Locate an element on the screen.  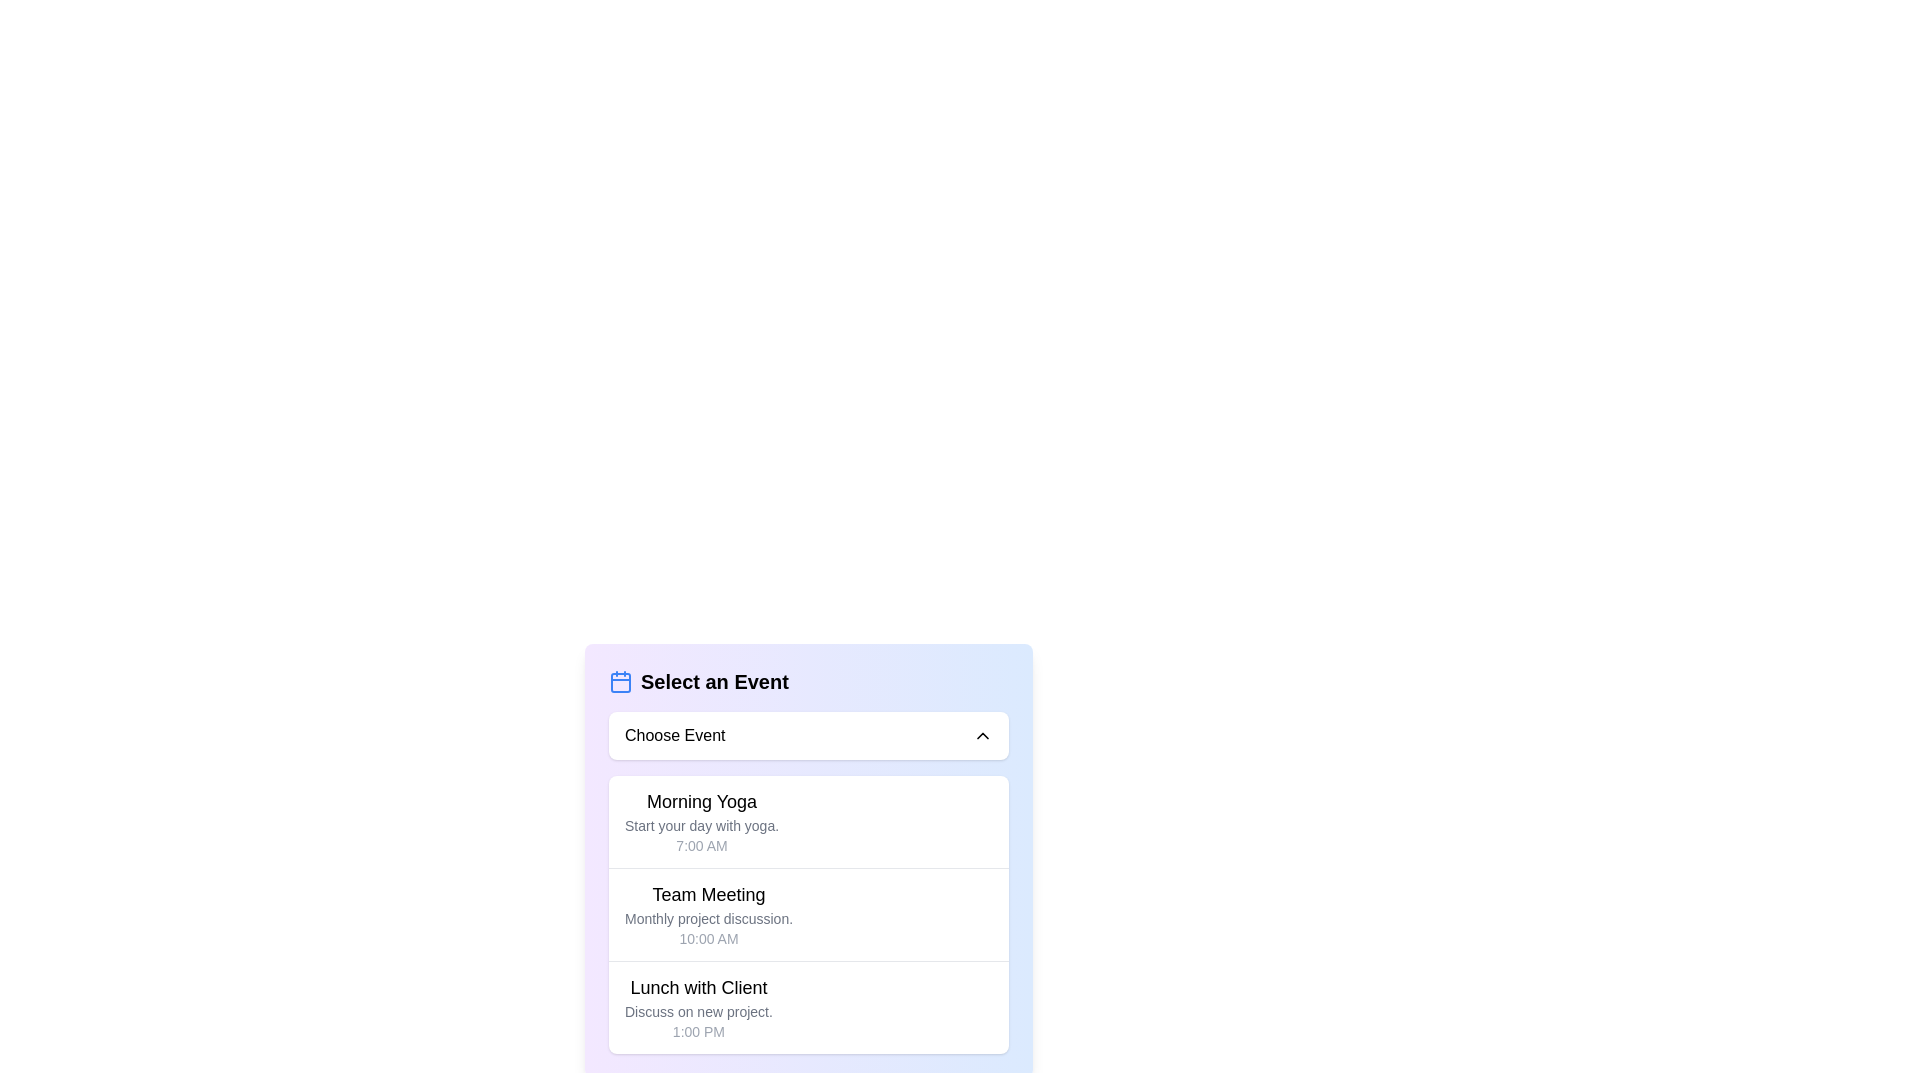
the chevron-up icon on the rightmost side of the 'Choose Event' selection bar is located at coordinates (983, 736).